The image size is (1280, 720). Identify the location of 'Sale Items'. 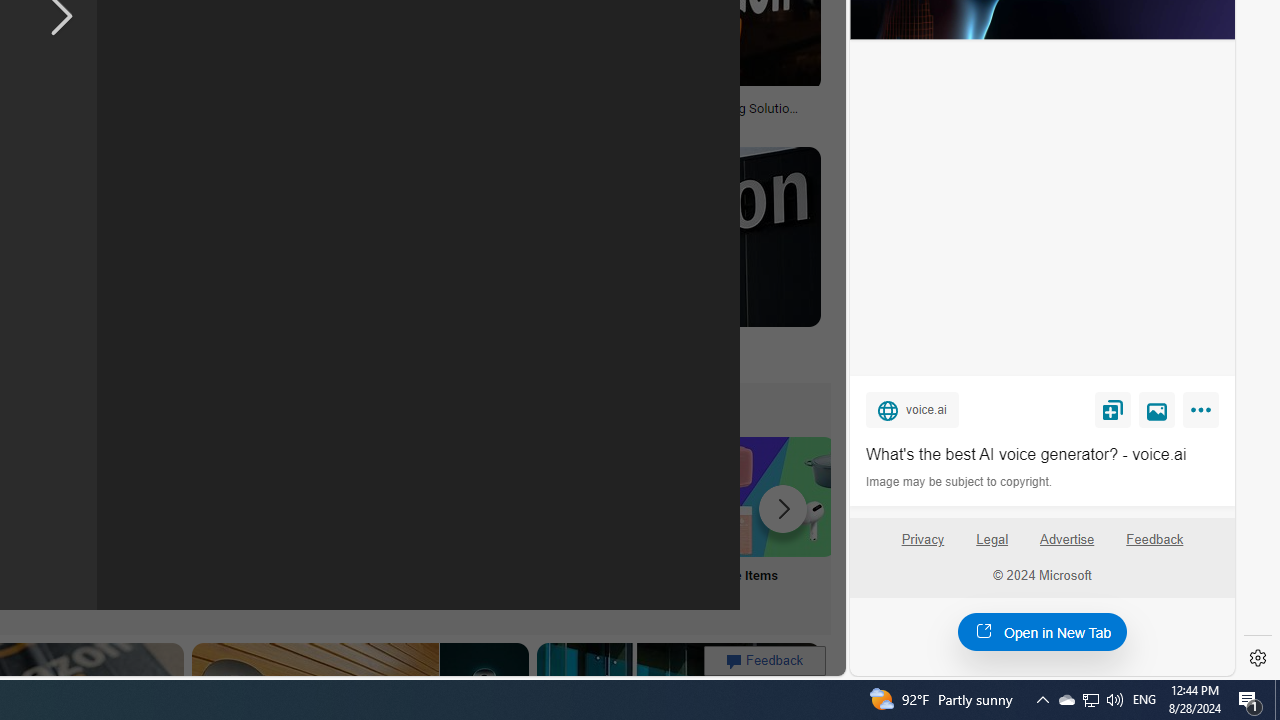
(774, 521).